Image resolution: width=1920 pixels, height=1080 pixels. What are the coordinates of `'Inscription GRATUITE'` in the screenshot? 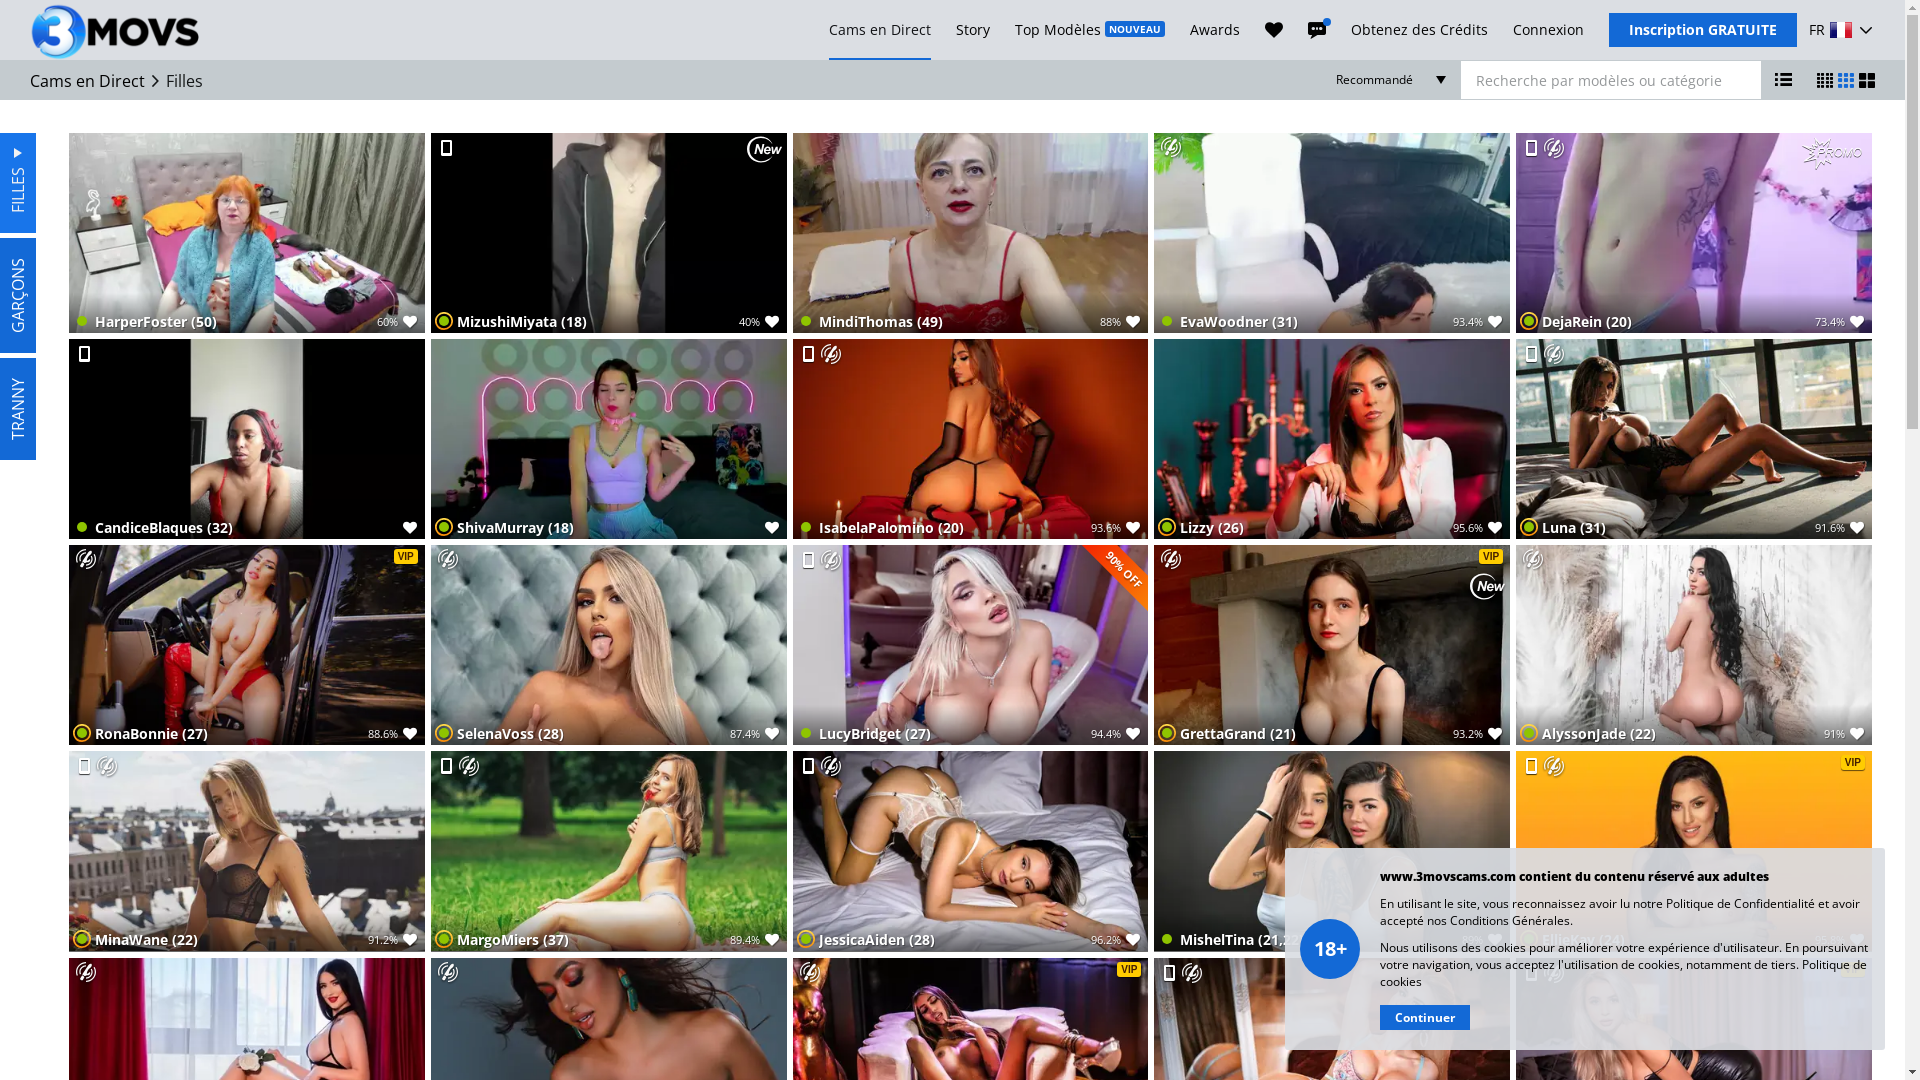 It's located at (1702, 30).